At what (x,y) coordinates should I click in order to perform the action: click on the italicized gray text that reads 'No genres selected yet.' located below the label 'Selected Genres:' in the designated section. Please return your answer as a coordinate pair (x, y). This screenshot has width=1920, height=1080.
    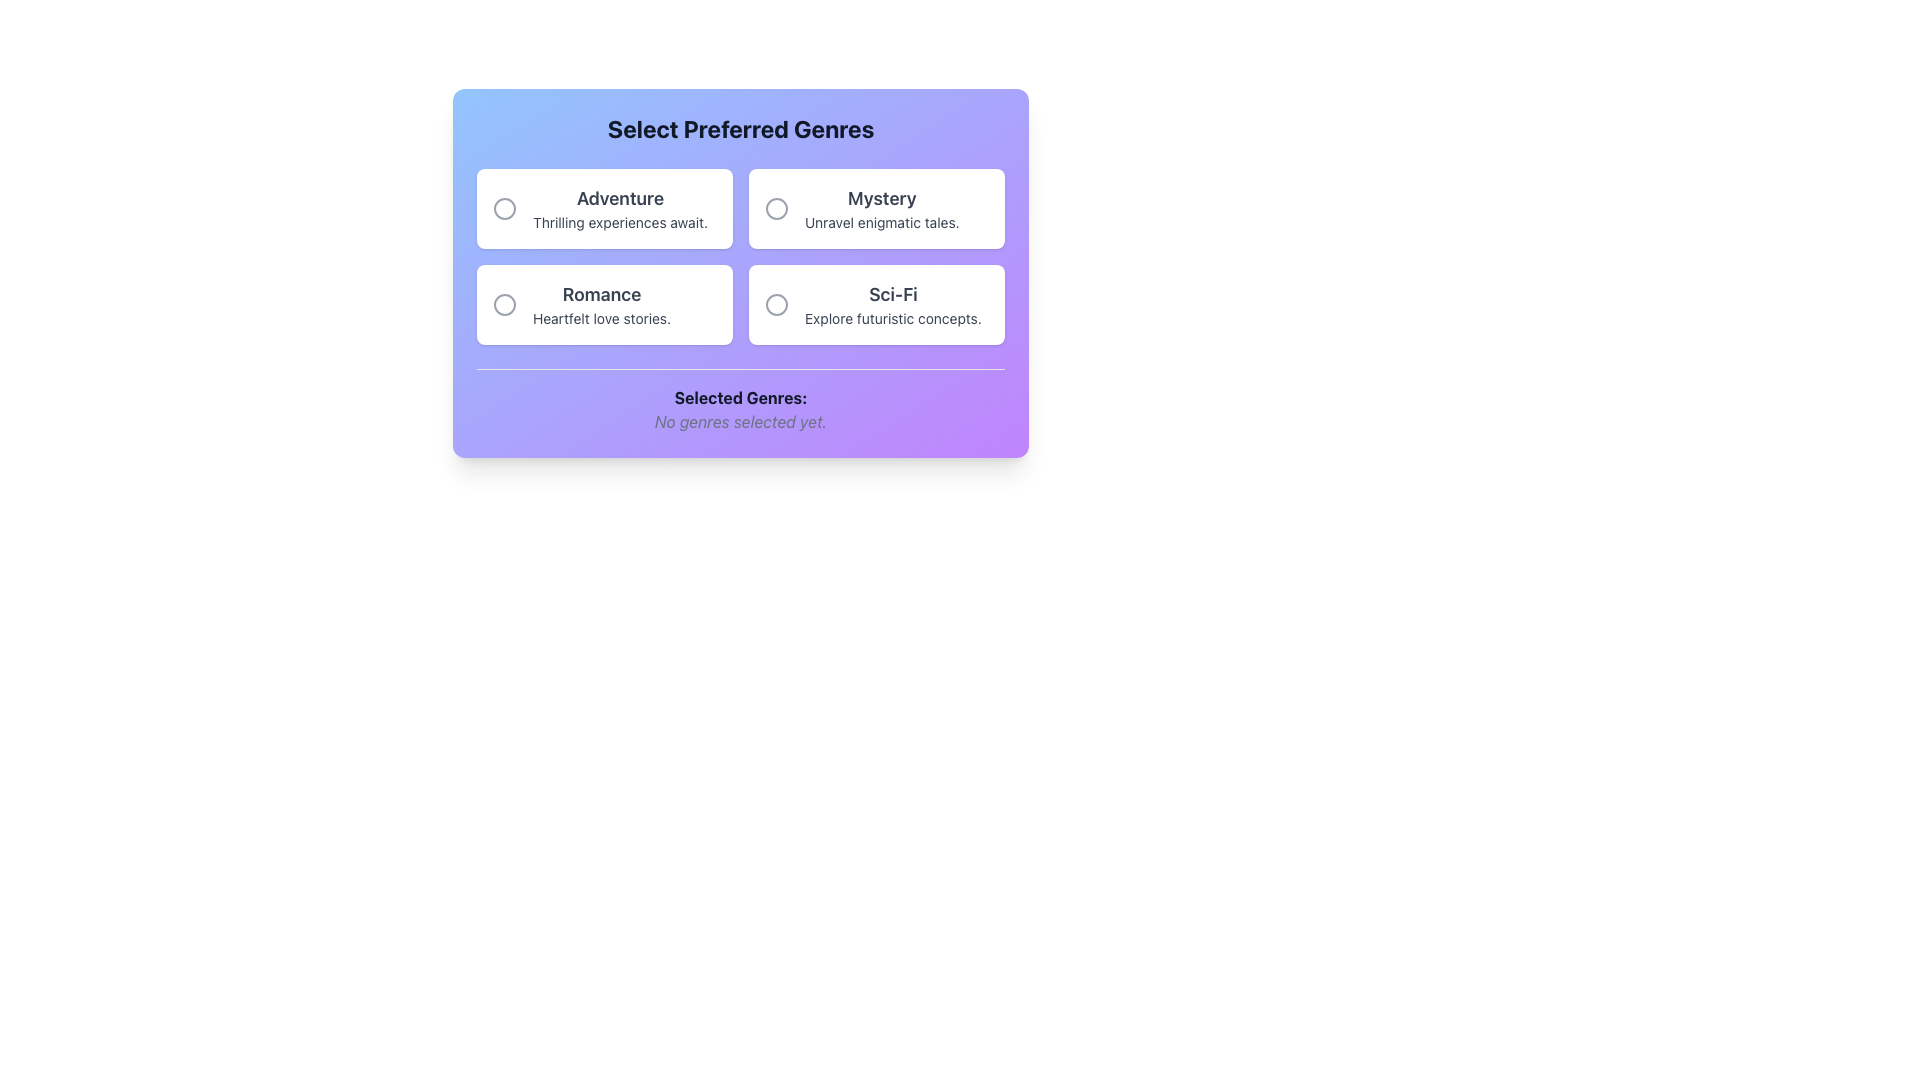
    Looking at the image, I should click on (739, 420).